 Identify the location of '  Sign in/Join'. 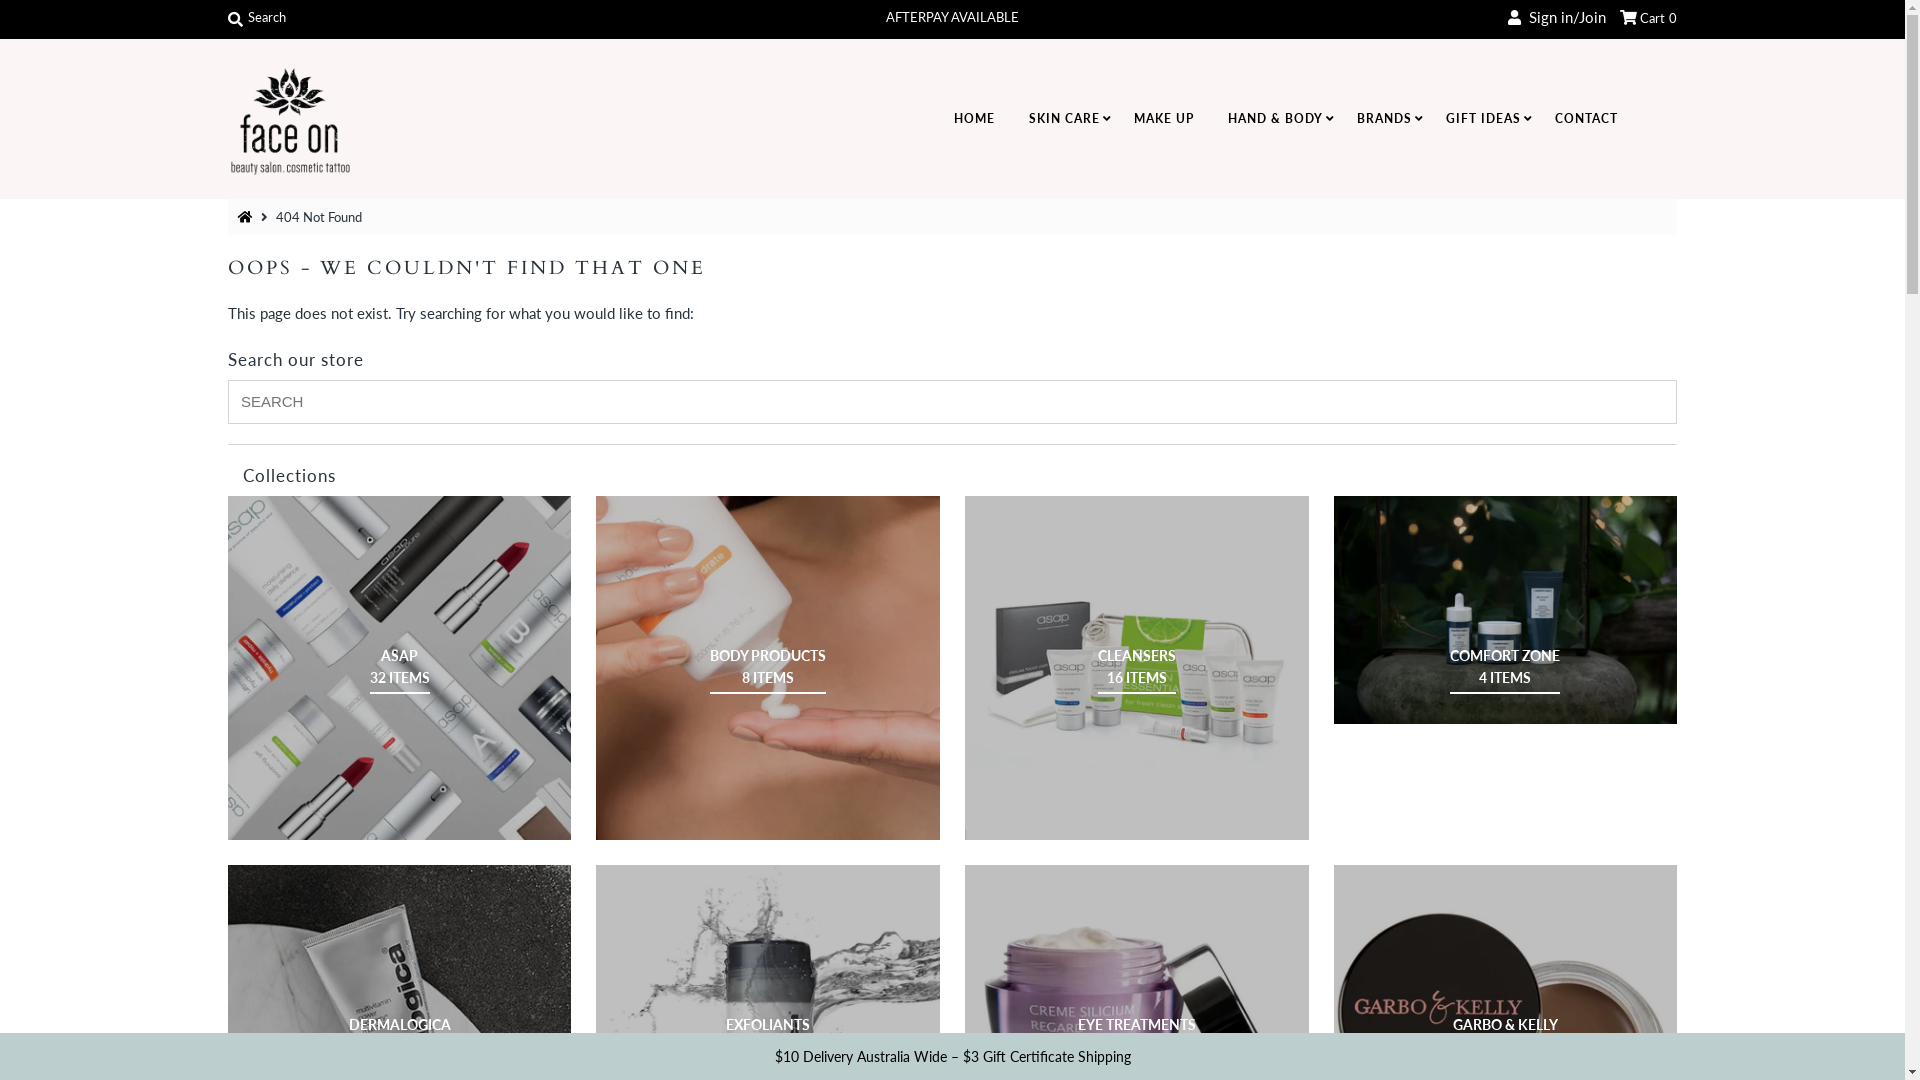
(1555, 16).